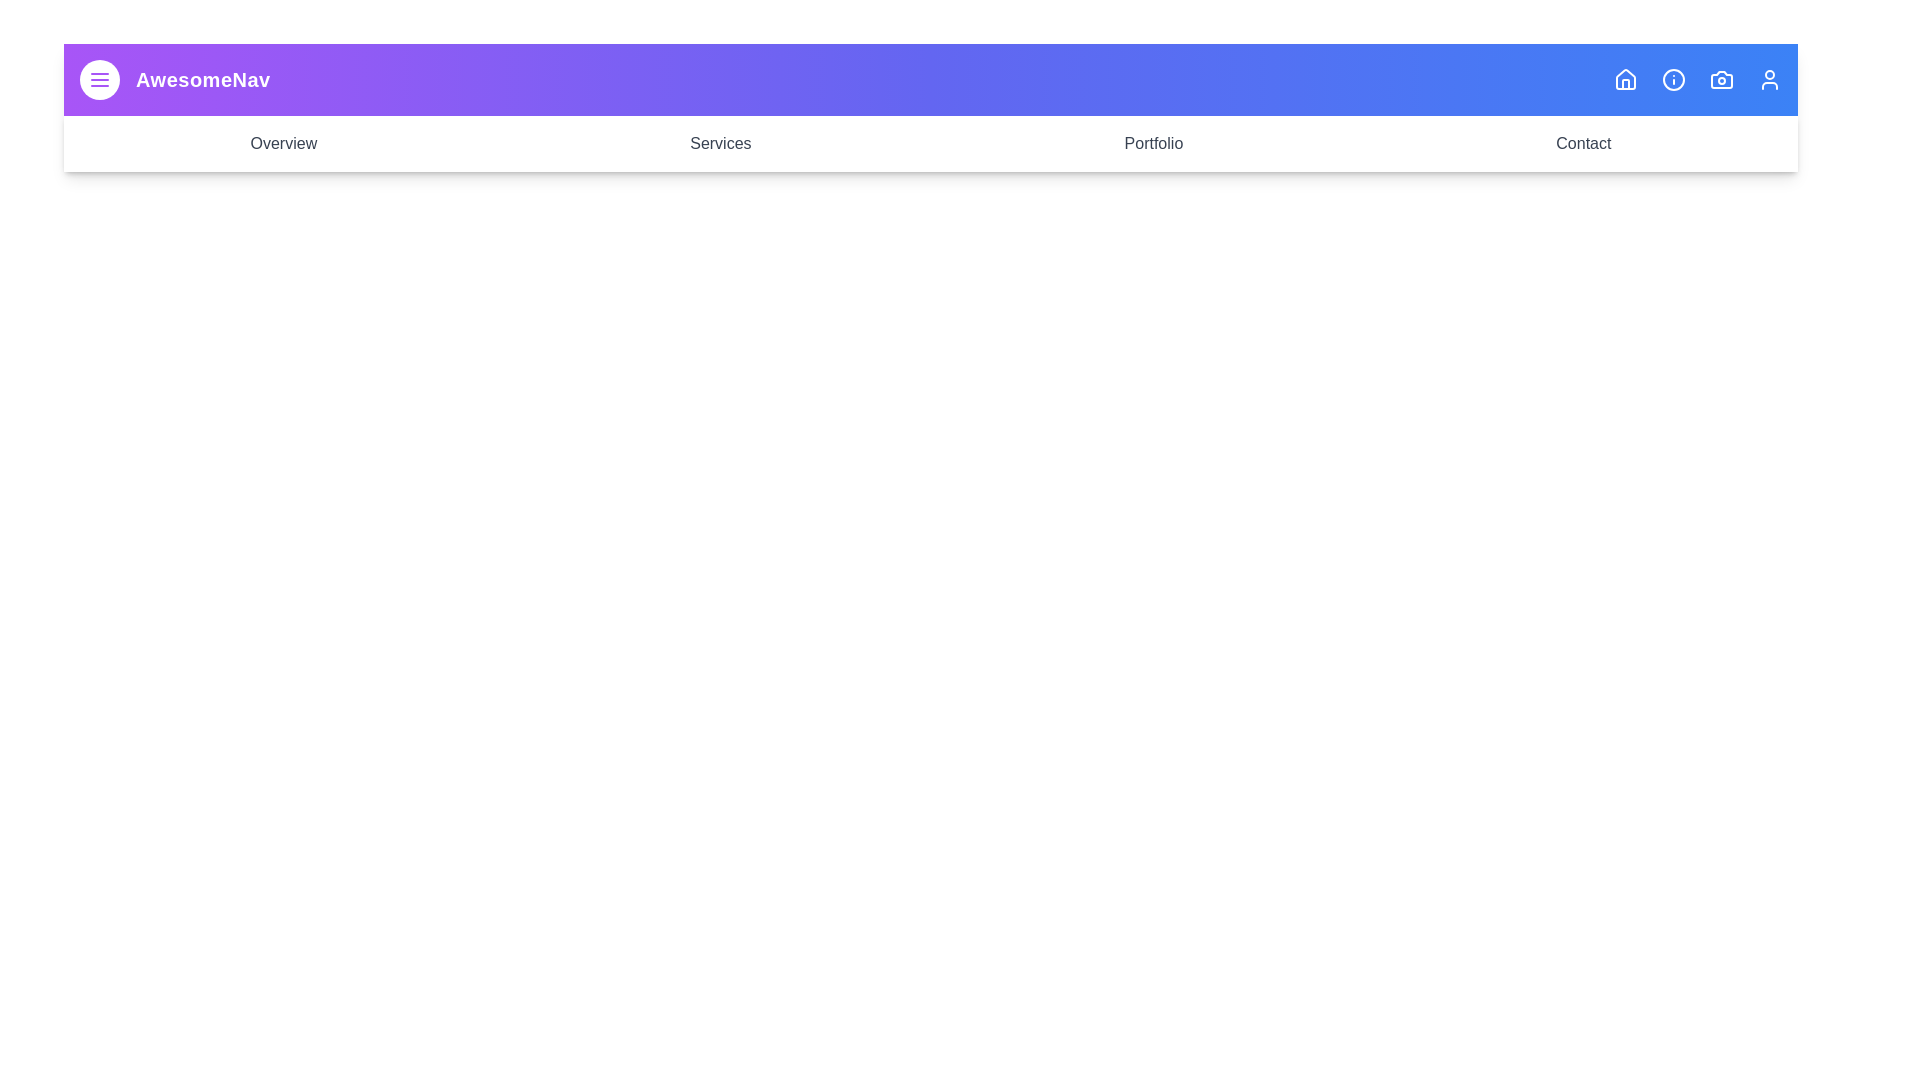  What do you see at coordinates (1626, 79) in the screenshot?
I see `the Home icon in the app bar` at bounding box center [1626, 79].